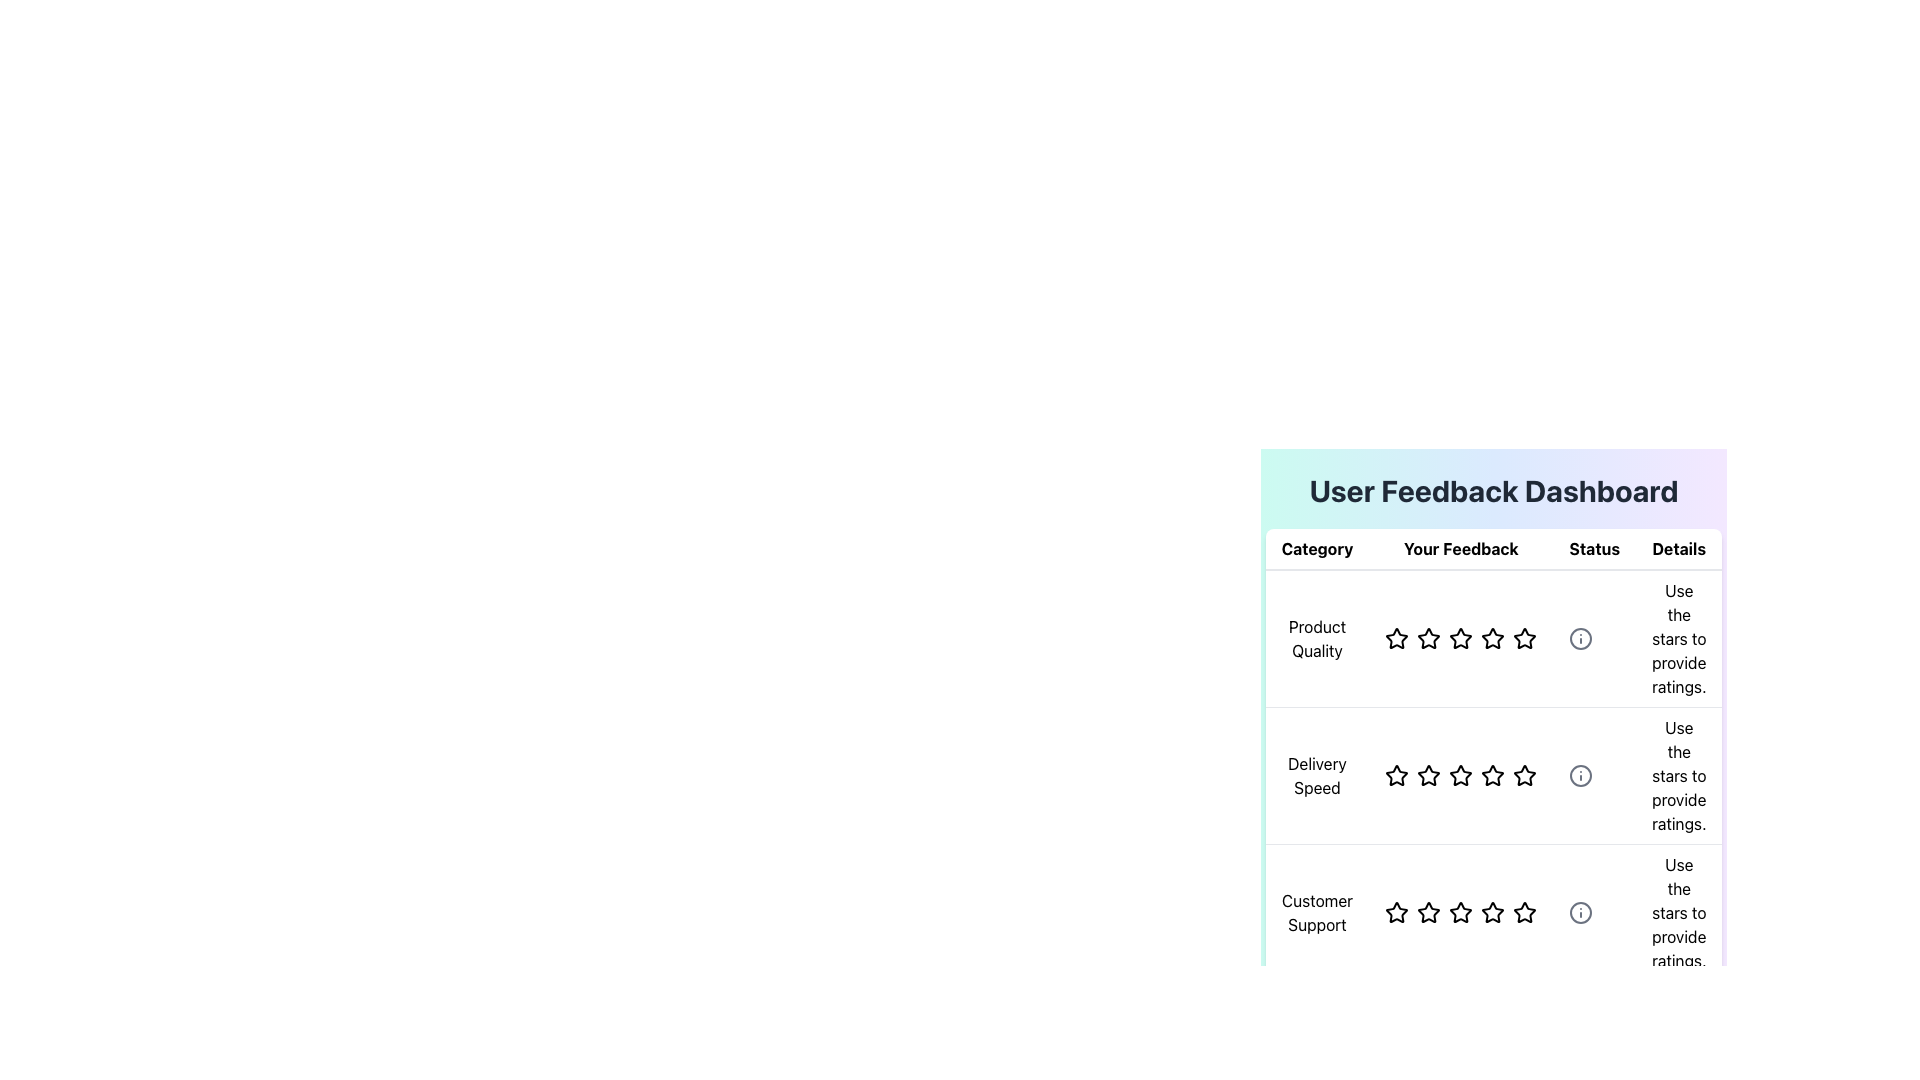 The height and width of the screenshot is (1080, 1920). What do you see at coordinates (1461, 774) in the screenshot?
I see `the third star icon in the 'Delivery Speed' rating section` at bounding box center [1461, 774].